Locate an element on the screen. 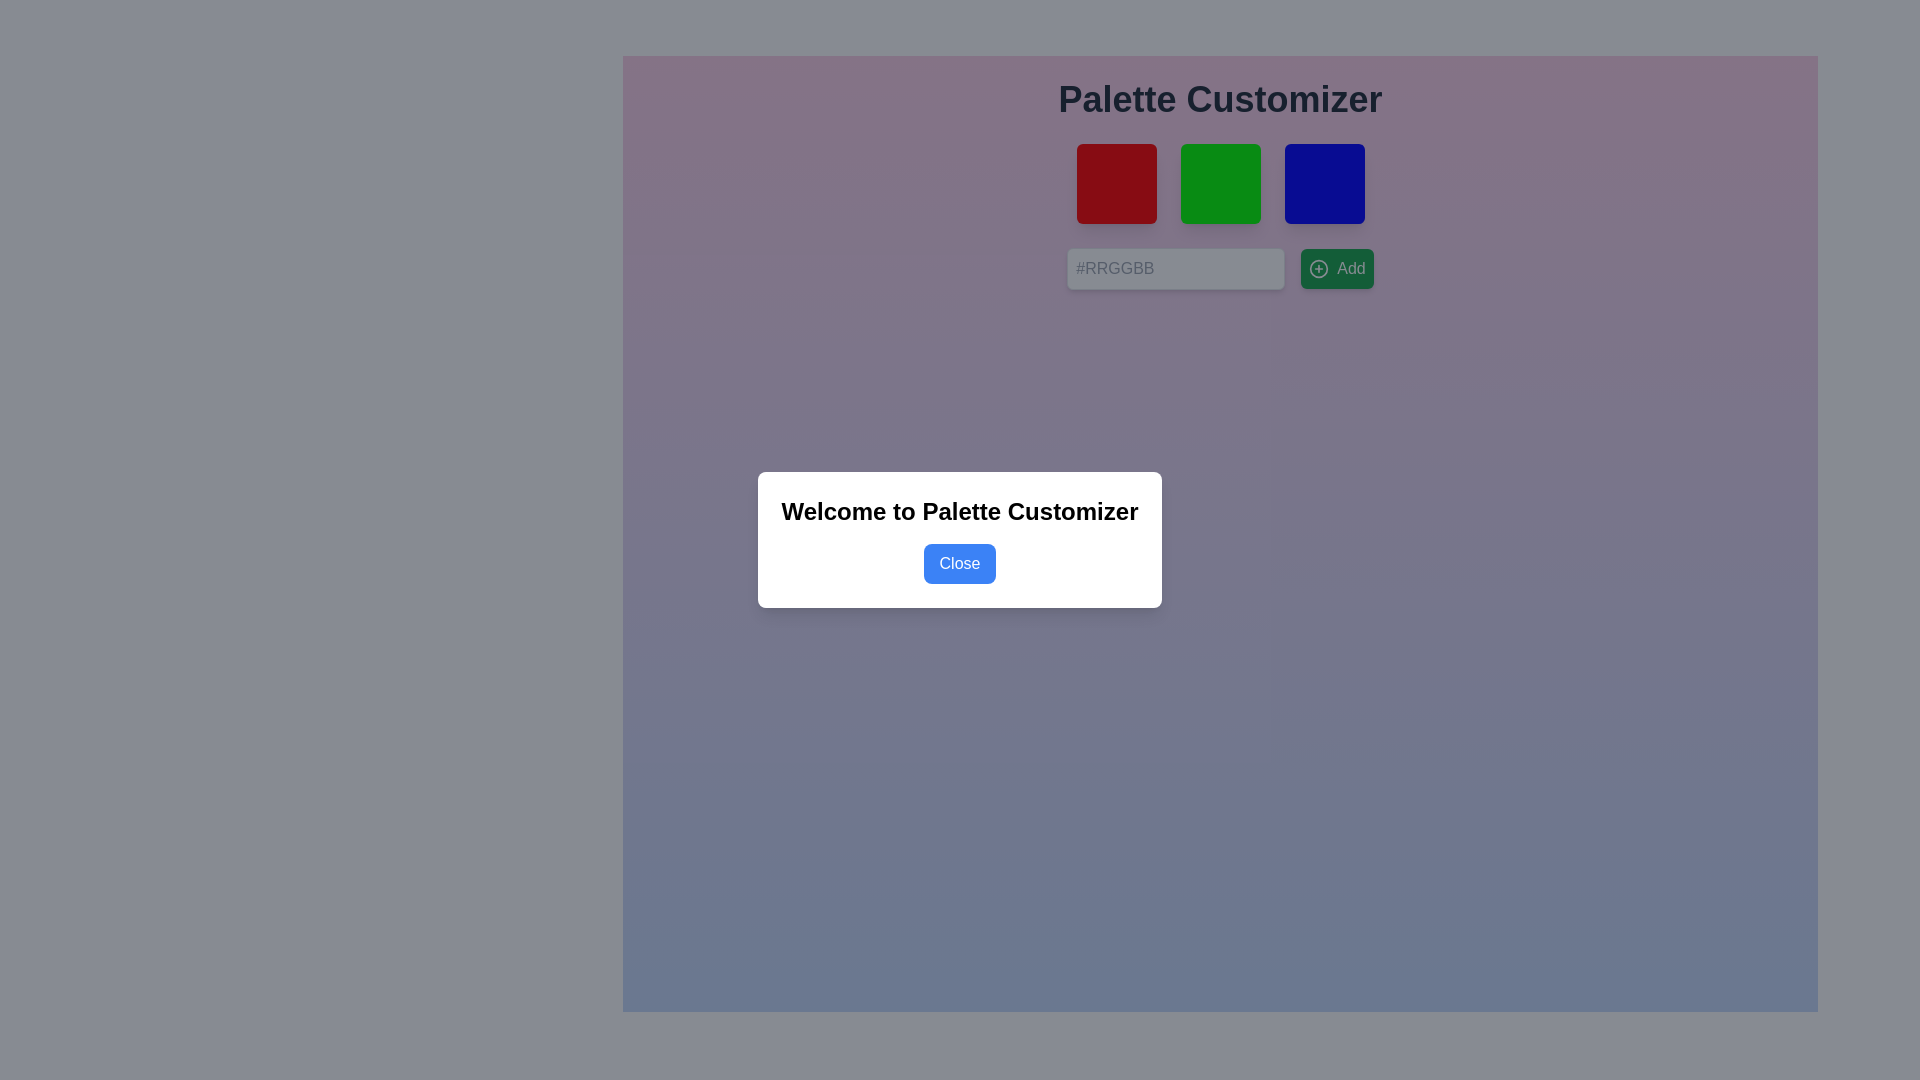 This screenshot has height=1080, width=1920. the Modal dialog box that introduces the user to the palette customizer, which contains the heading 'Welcome to Palette Customizer' and a 'Close' button is located at coordinates (960, 540).